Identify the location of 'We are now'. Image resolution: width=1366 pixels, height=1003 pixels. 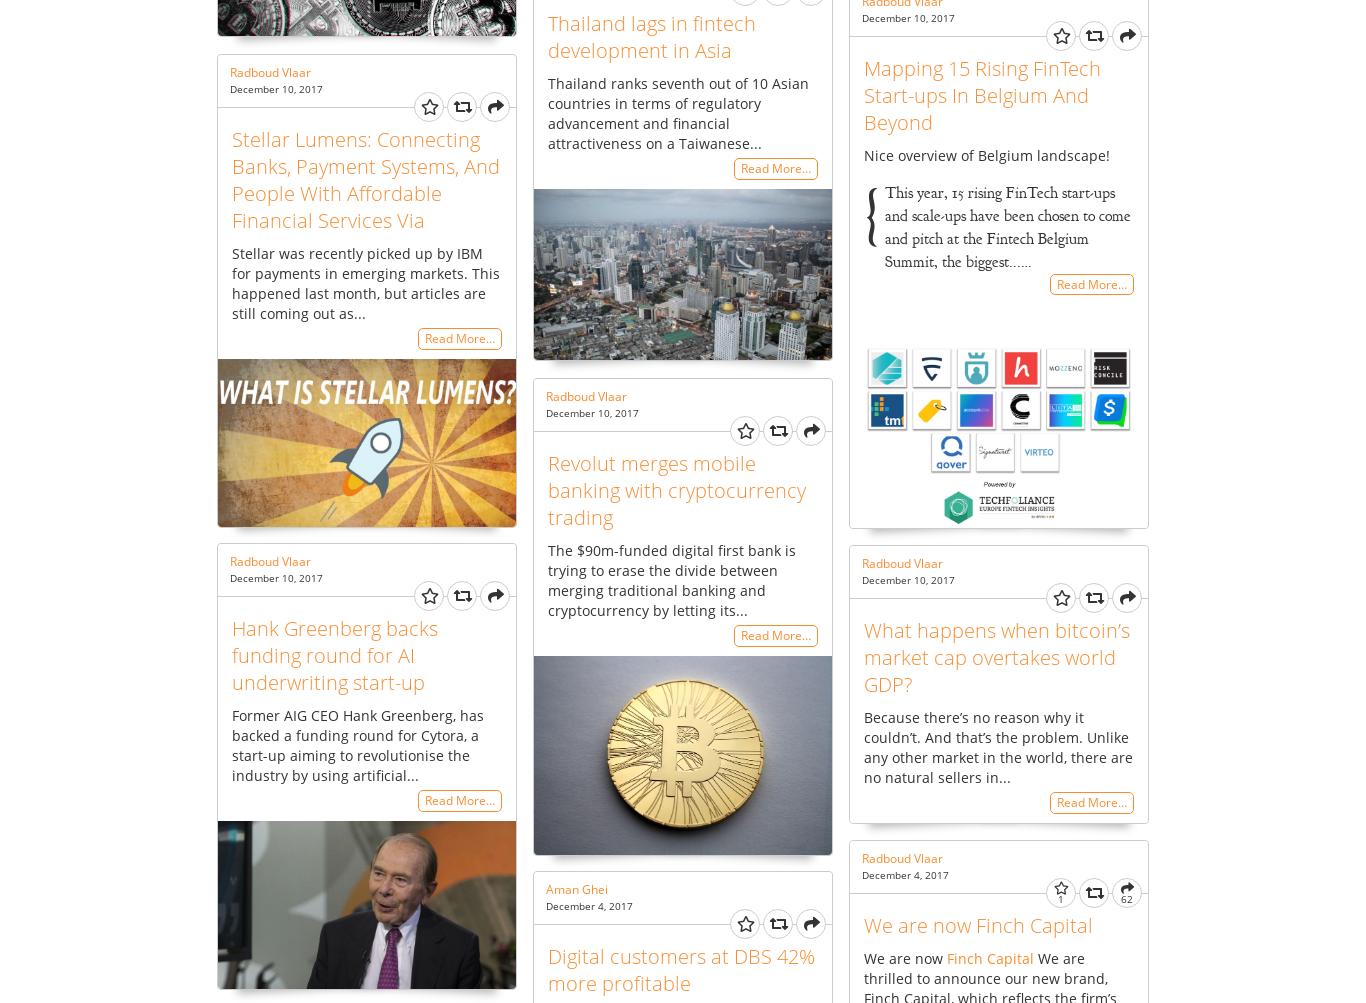
(904, 956).